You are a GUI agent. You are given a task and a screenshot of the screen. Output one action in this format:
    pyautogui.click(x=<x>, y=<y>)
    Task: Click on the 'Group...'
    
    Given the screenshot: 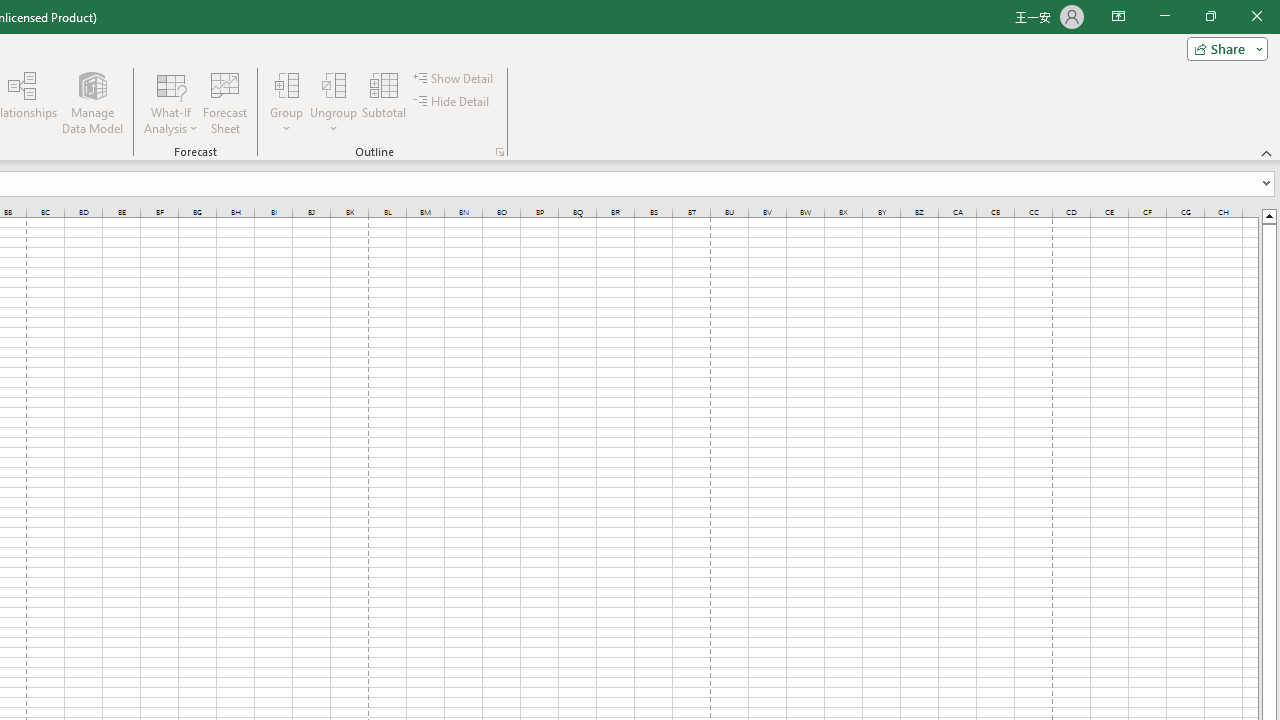 What is the action you would take?
    pyautogui.click(x=286, y=84)
    